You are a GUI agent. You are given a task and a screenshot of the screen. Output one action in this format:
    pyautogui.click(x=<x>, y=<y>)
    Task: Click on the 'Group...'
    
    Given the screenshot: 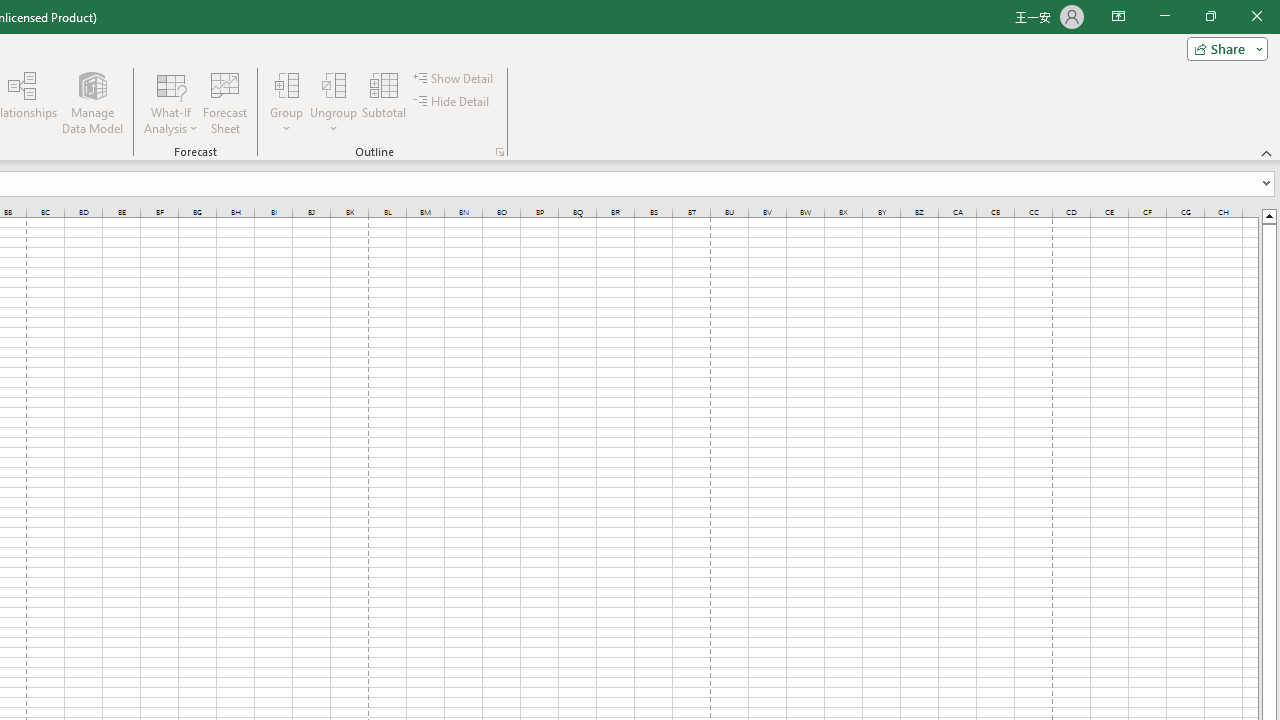 What is the action you would take?
    pyautogui.click(x=286, y=84)
    